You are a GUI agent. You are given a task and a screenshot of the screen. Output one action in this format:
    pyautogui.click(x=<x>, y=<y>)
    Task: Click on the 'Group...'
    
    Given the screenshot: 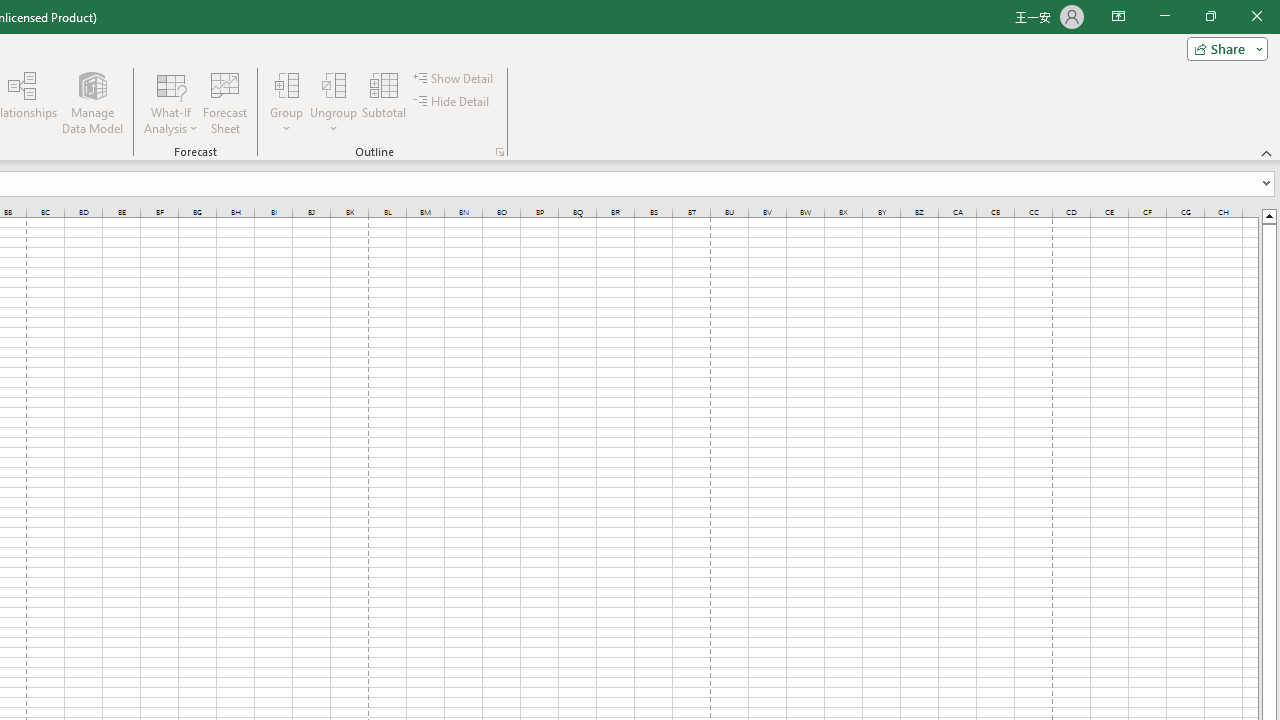 What is the action you would take?
    pyautogui.click(x=286, y=84)
    